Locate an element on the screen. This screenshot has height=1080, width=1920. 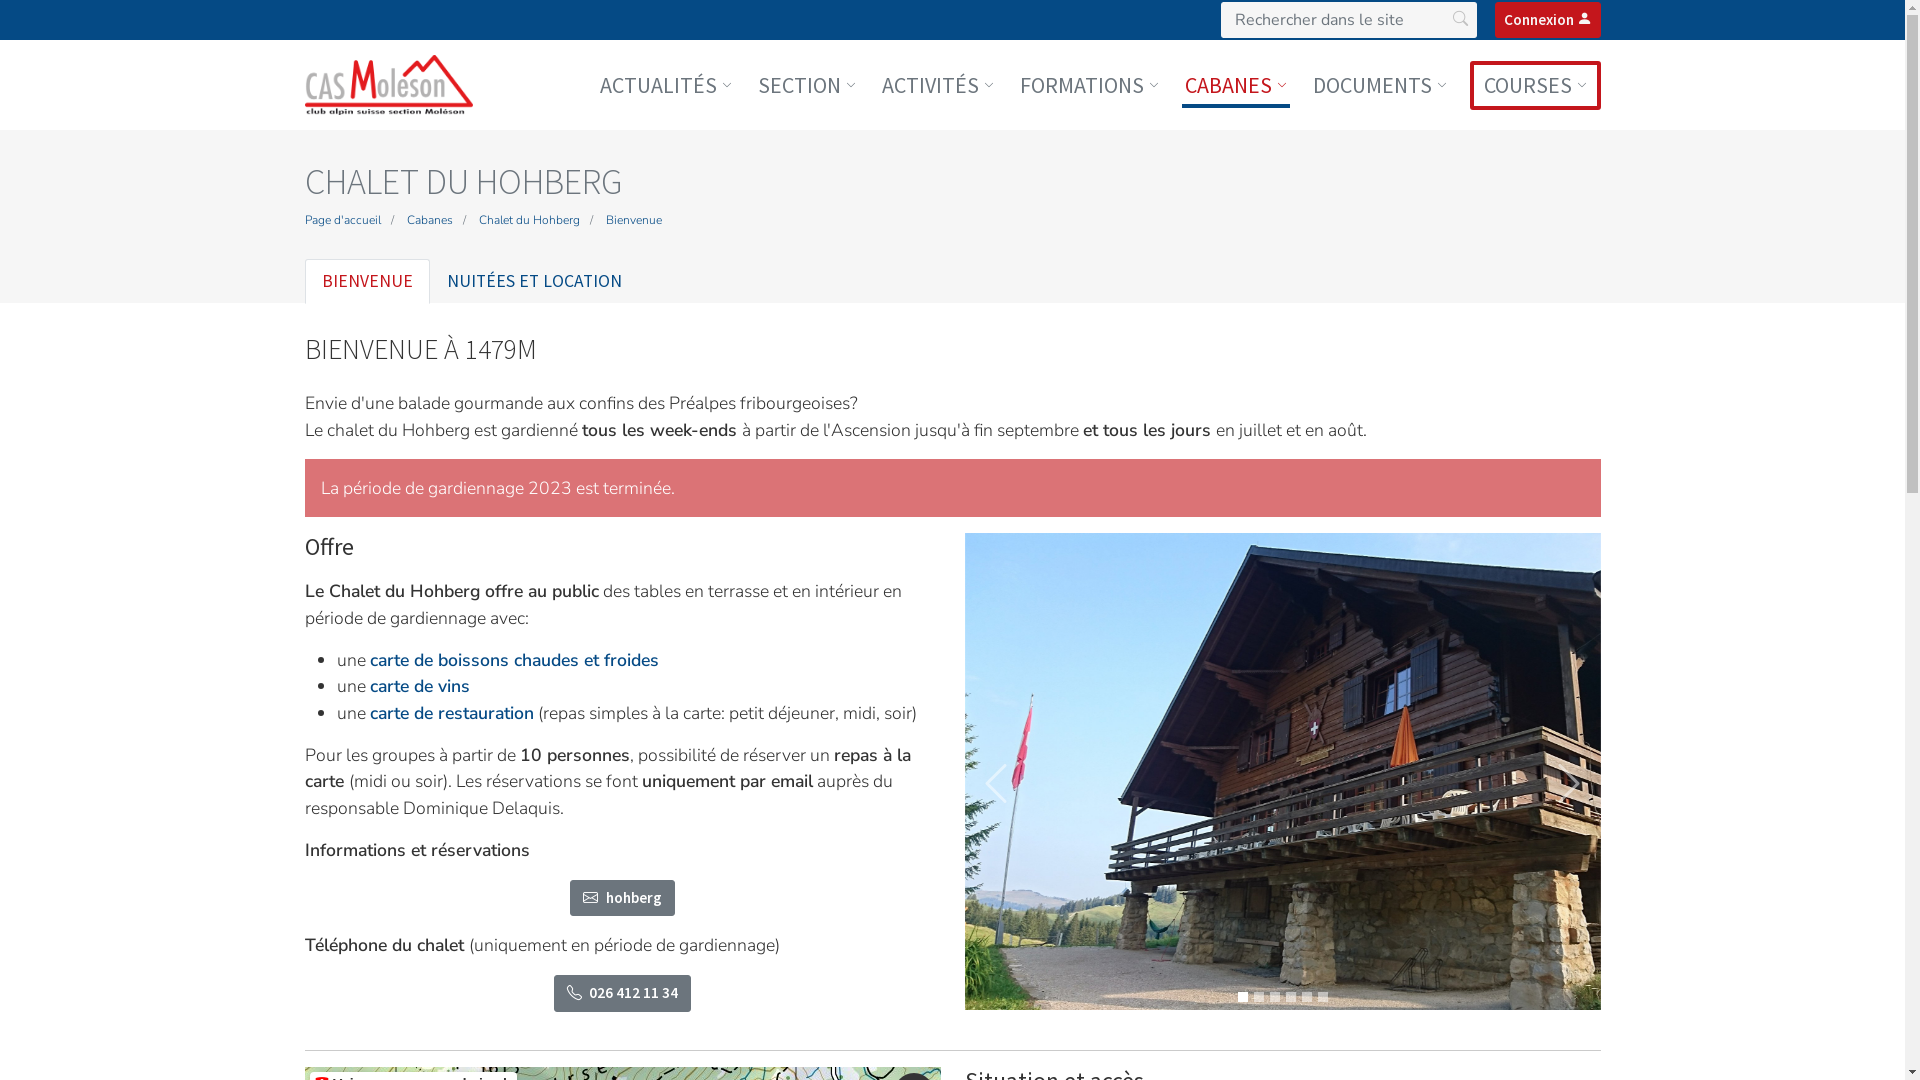
'Connexion' is located at coordinates (1545, 19).